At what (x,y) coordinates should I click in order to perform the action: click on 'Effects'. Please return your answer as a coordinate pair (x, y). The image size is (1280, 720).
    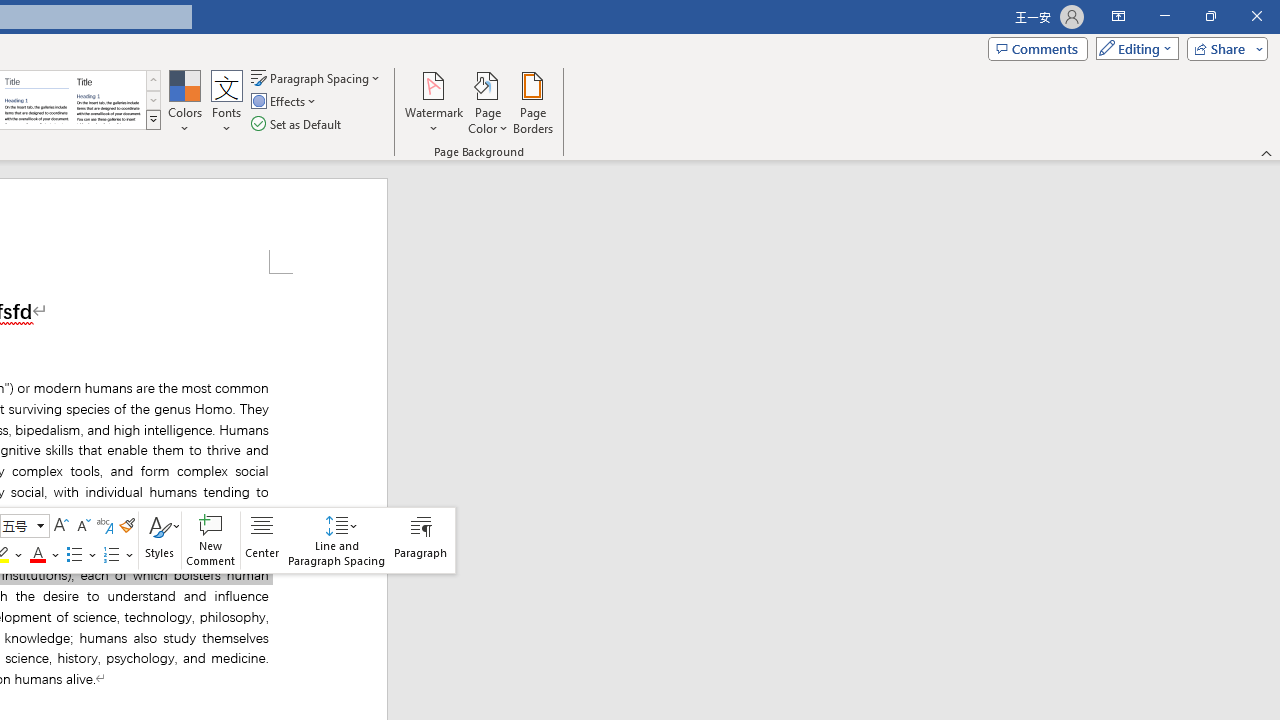
    Looking at the image, I should click on (284, 101).